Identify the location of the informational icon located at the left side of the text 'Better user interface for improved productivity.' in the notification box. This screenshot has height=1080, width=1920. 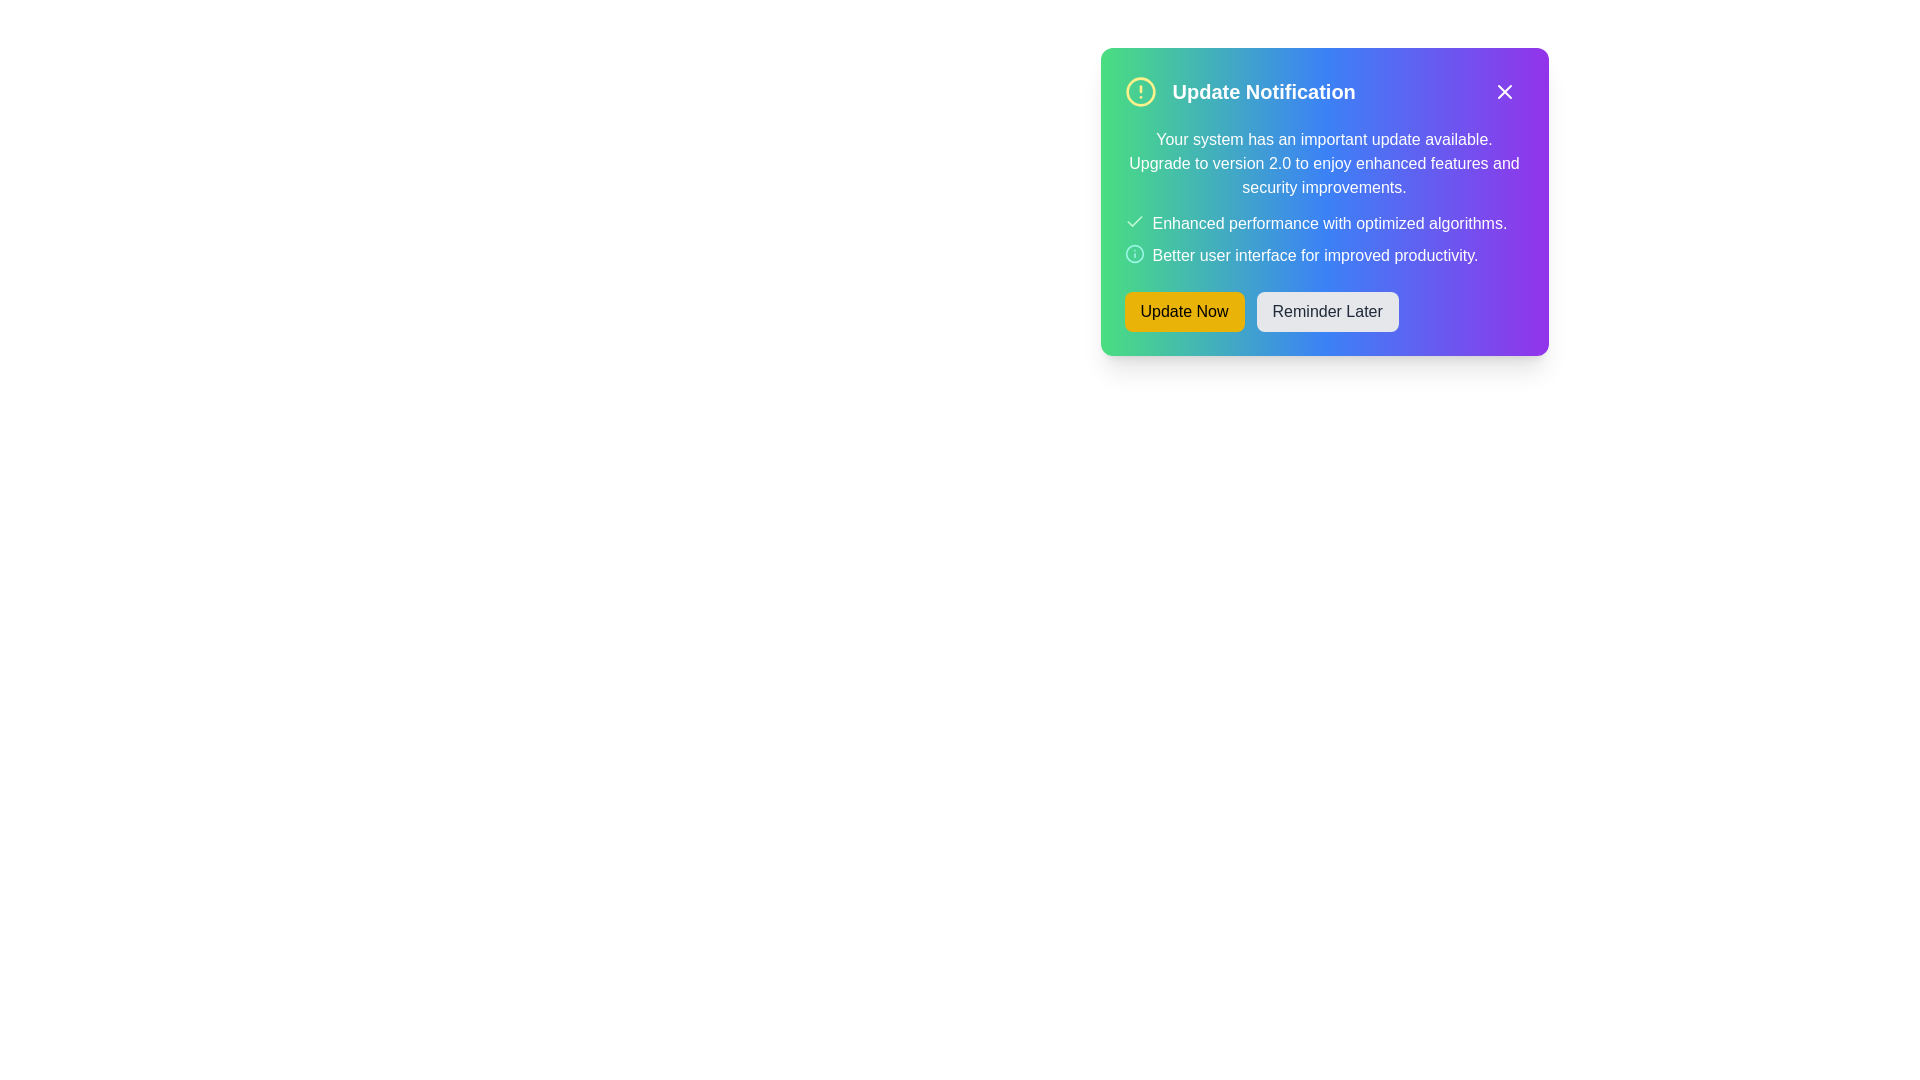
(1134, 253).